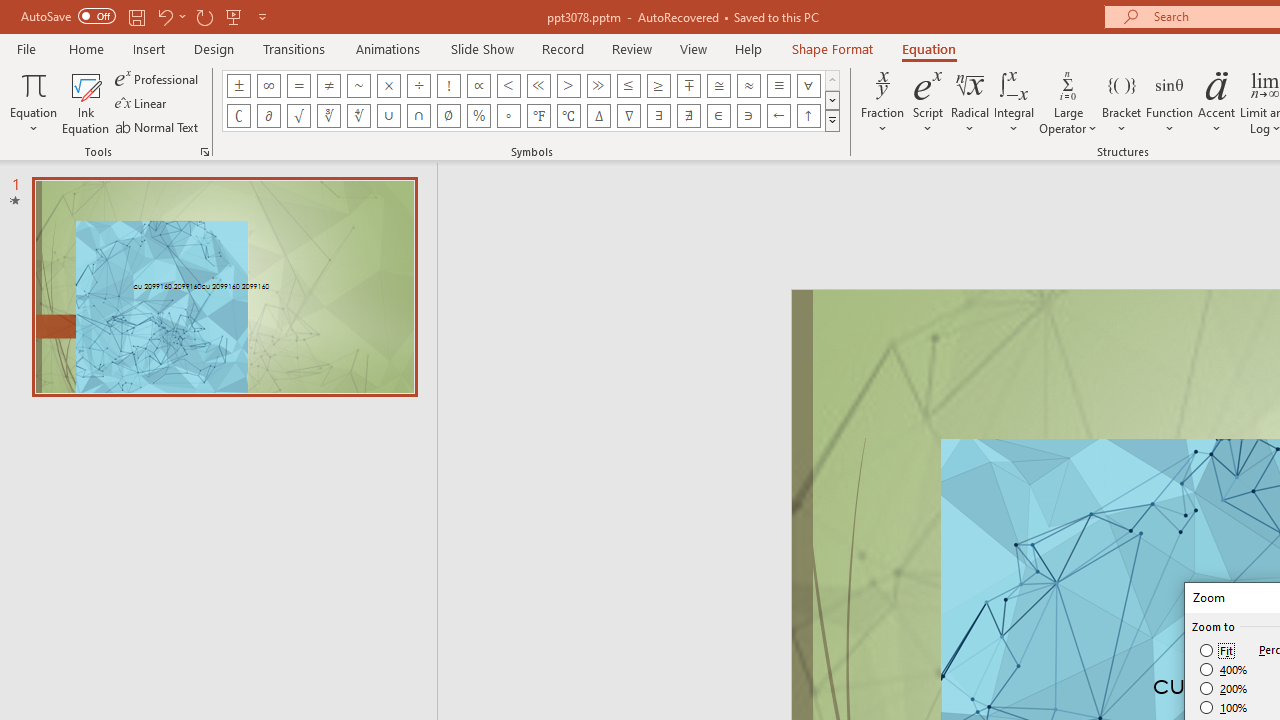 The width and height of the screenshot is (1280, 720). Describe the element at coordinates (598, 85) in the screenshot. I see `'Equation Symbol Much Greater Than'` at that location.